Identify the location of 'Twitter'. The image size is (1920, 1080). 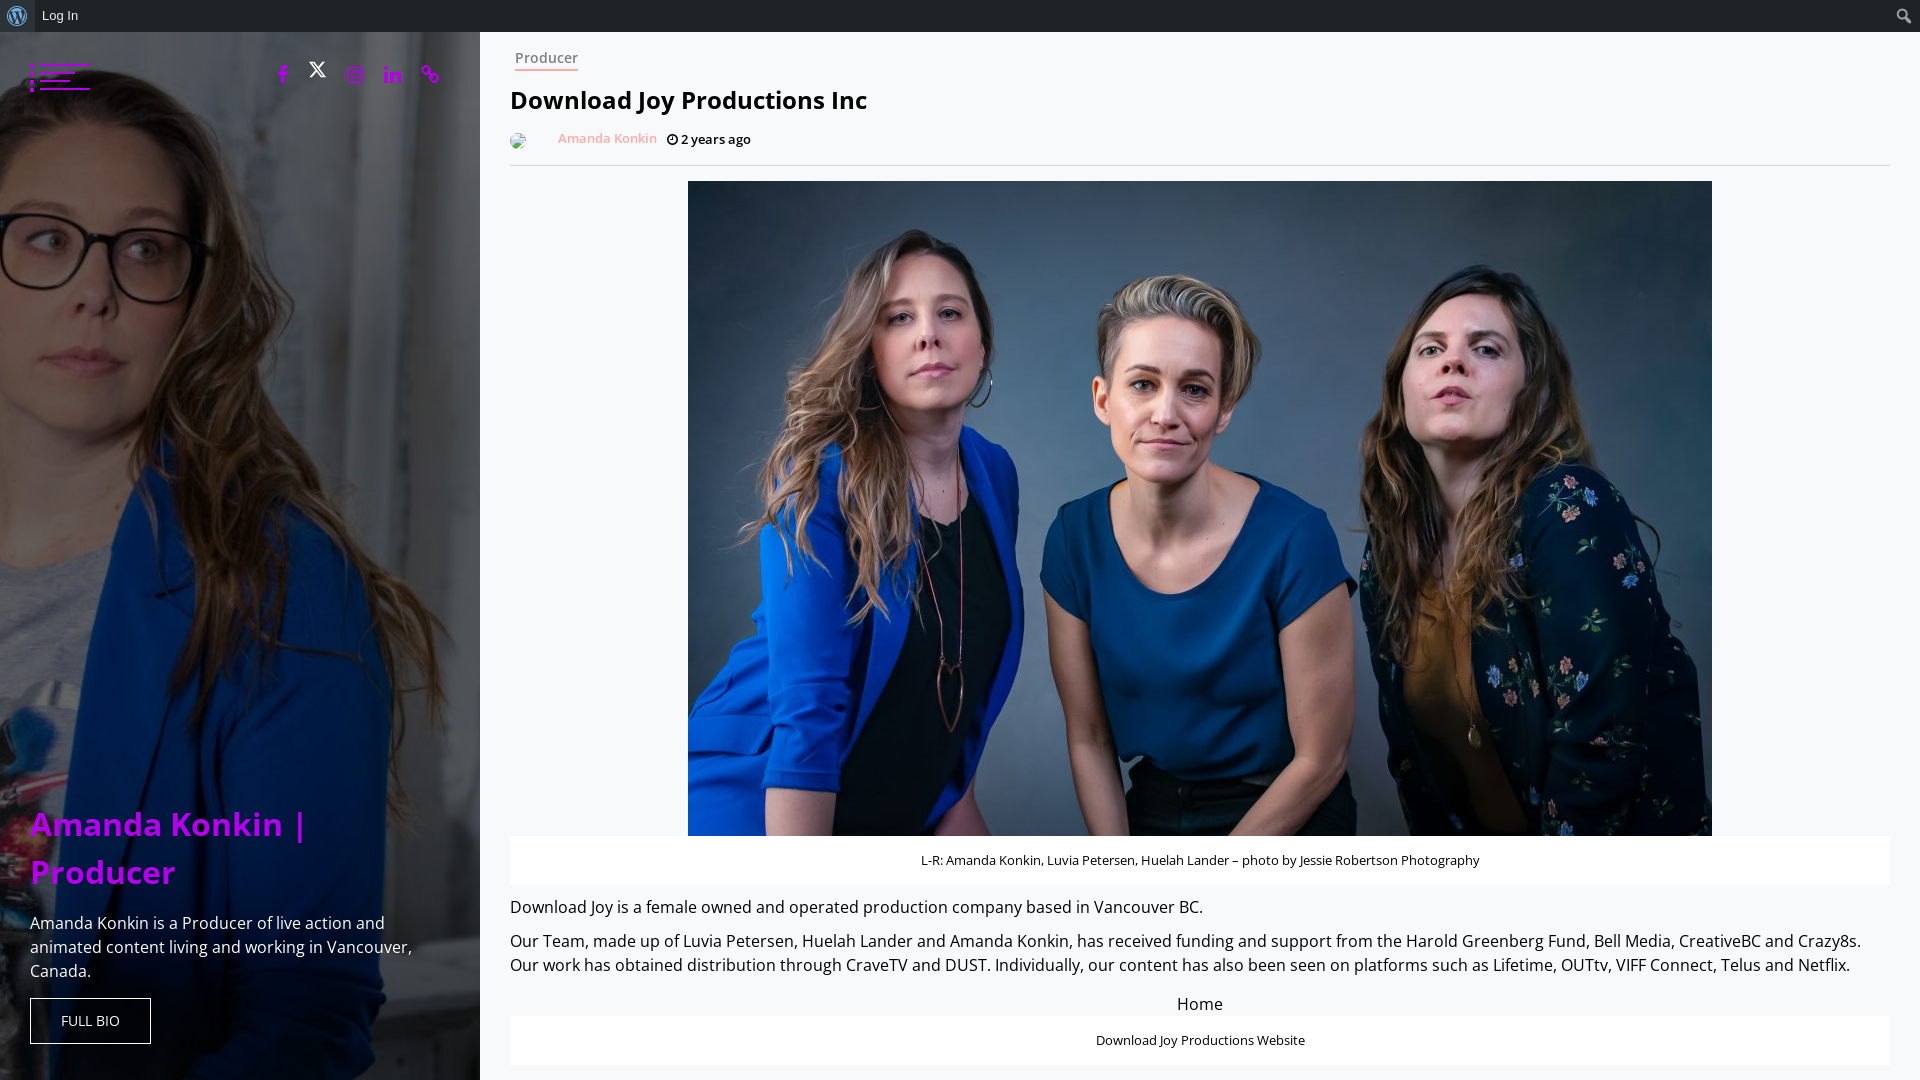
(316, 68).